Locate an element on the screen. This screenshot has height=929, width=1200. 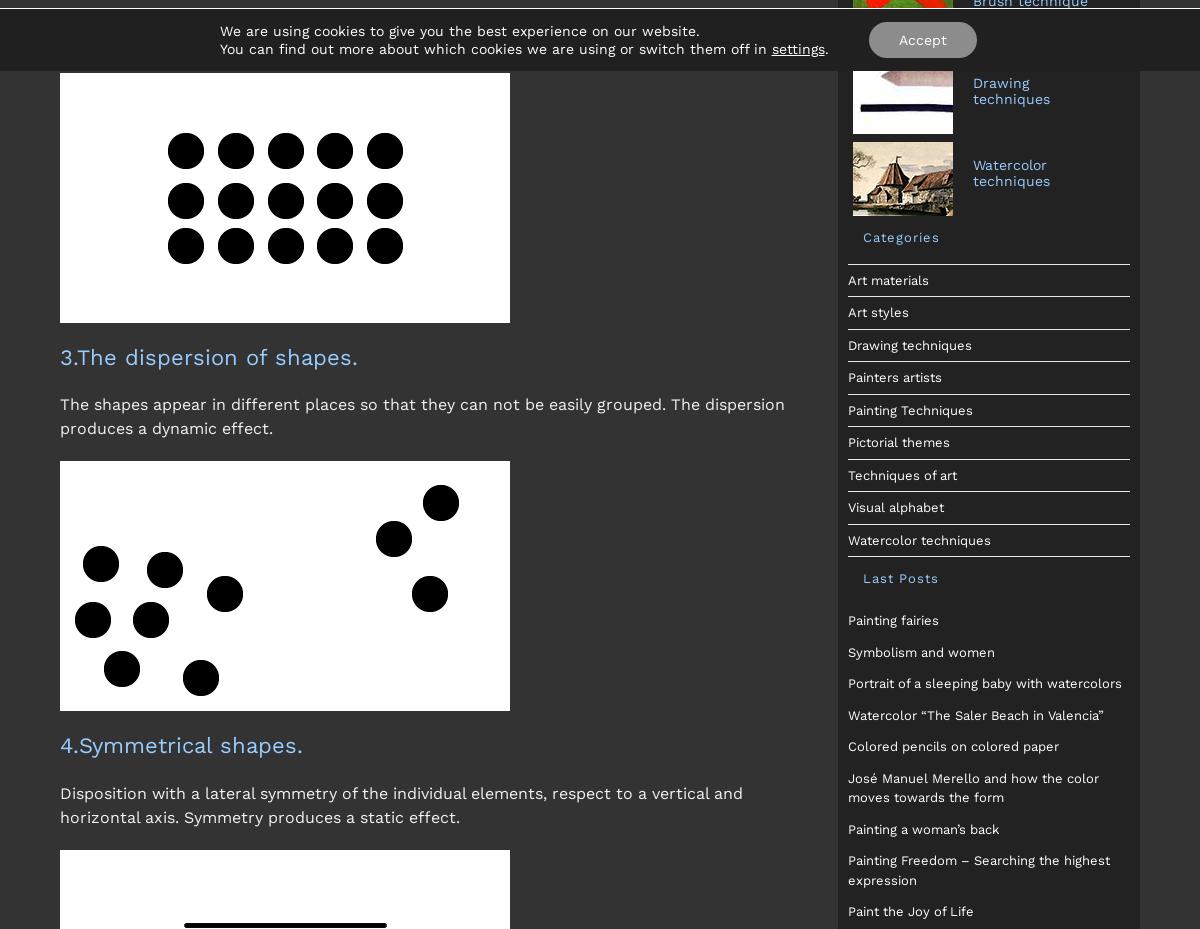
'settings' is located at coordinates (796, 47).